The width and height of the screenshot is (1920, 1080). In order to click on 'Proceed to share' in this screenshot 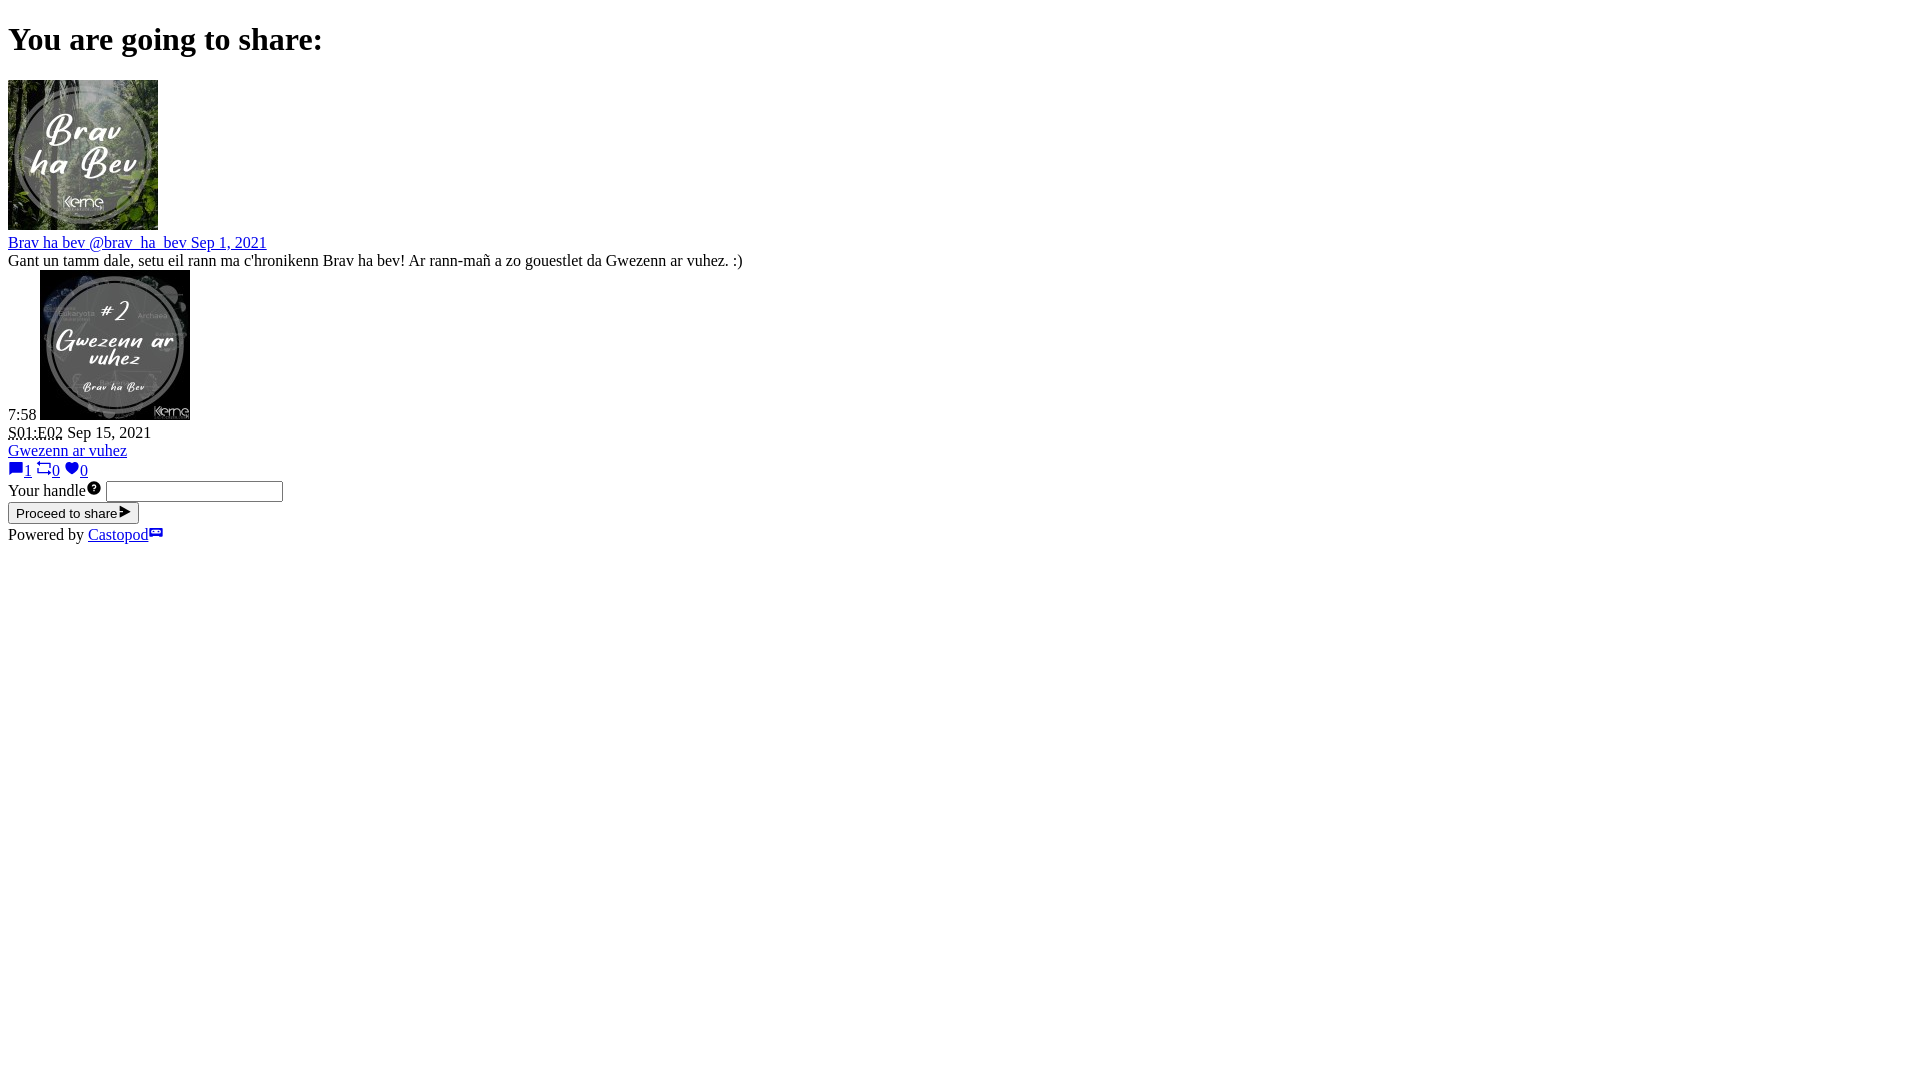, I will do `click(73, 512)`.